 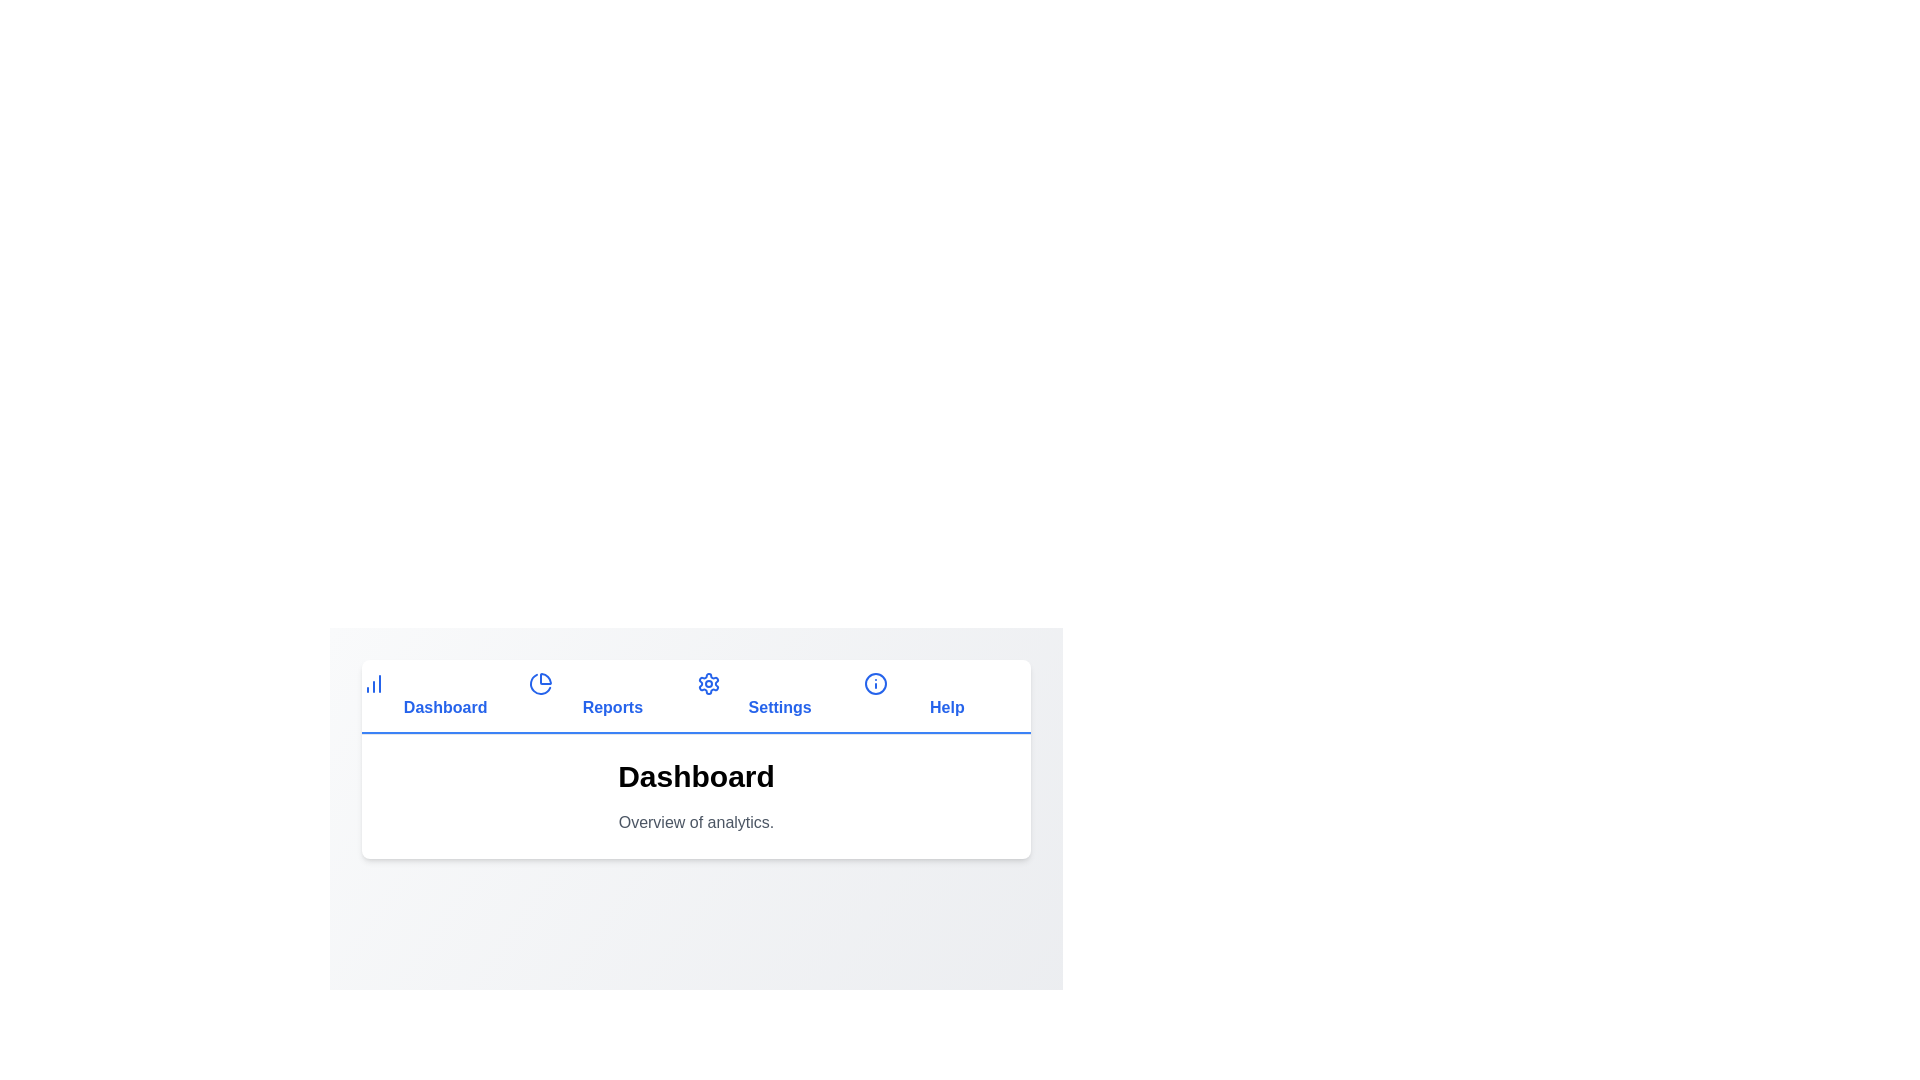 What do you see at coordinates (374, 682) in the screenshot?
I see `the blue bar chart icon located to the left of the 'Dashboard' text in the navigation row` at bounding box center [374, 682].